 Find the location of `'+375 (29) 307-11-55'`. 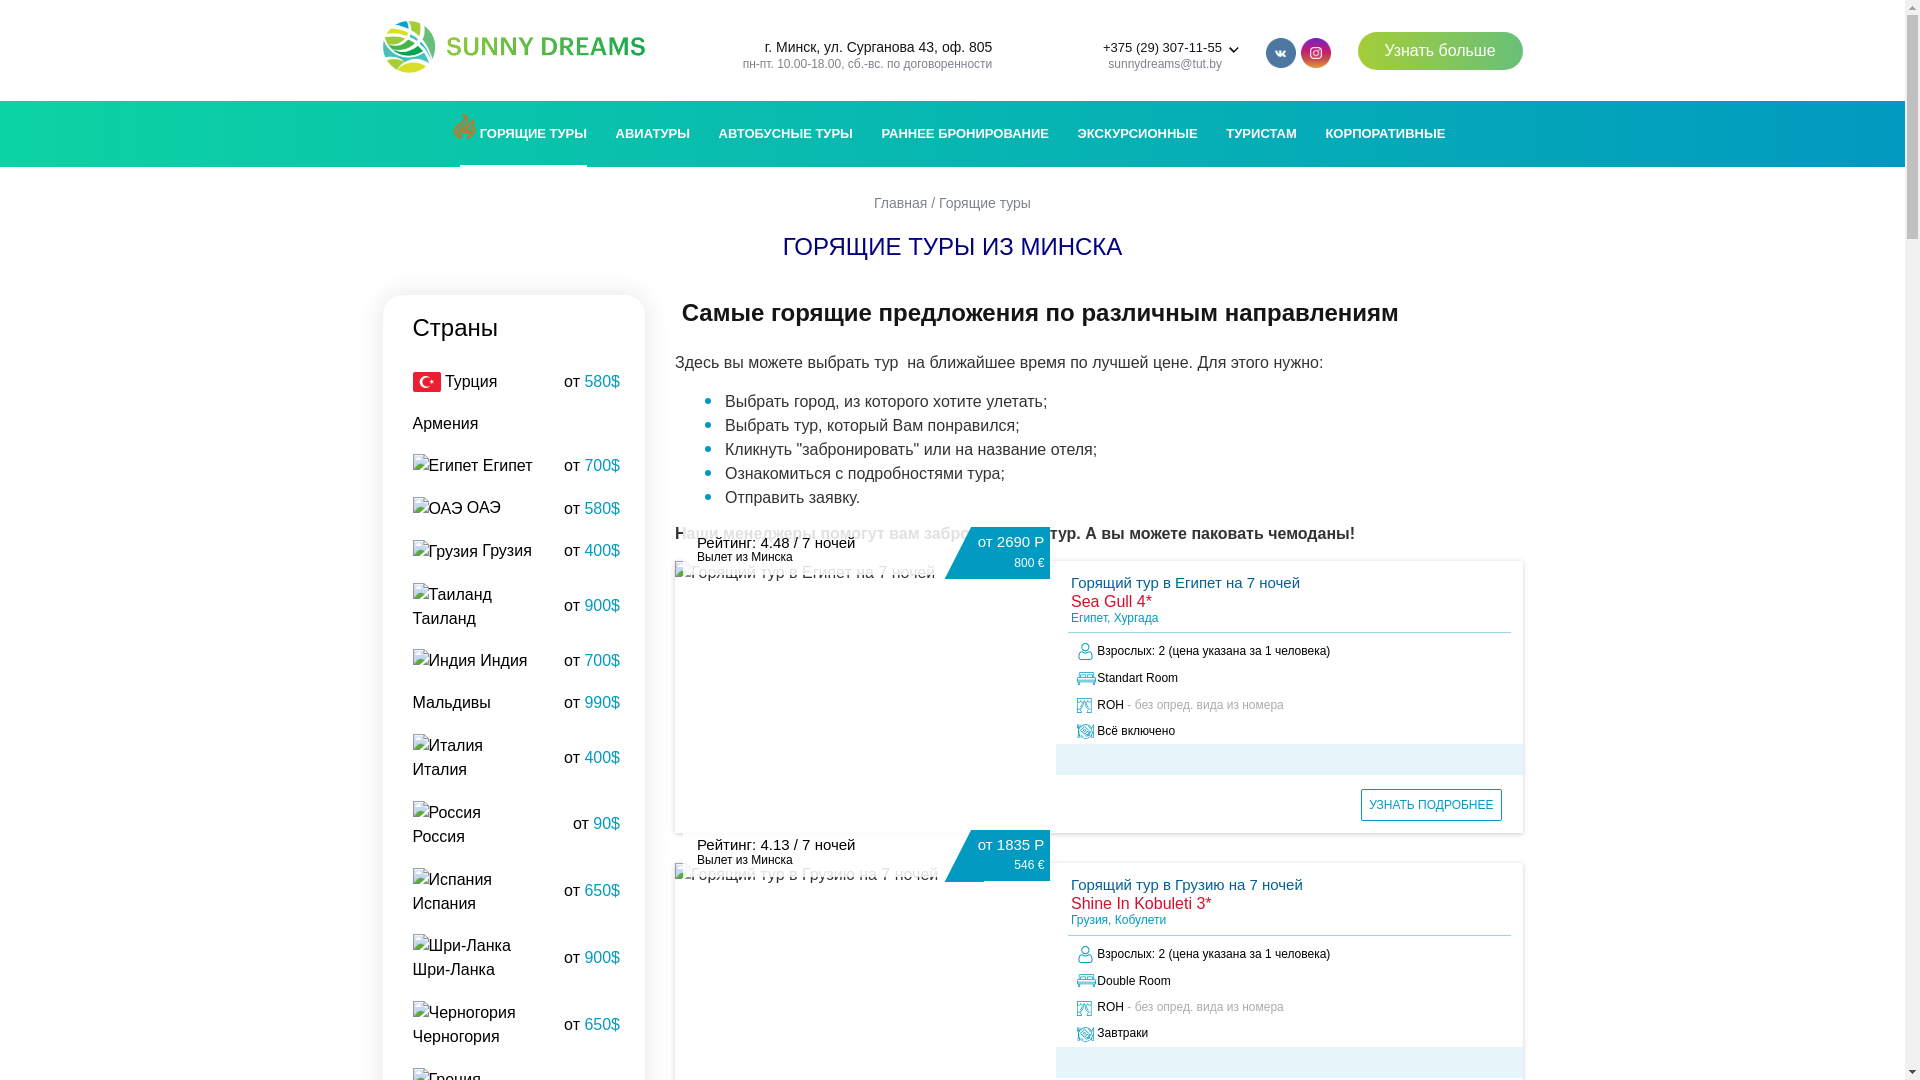

'+375 (29) 307-11-55' is located at coordinates (1162, 46).